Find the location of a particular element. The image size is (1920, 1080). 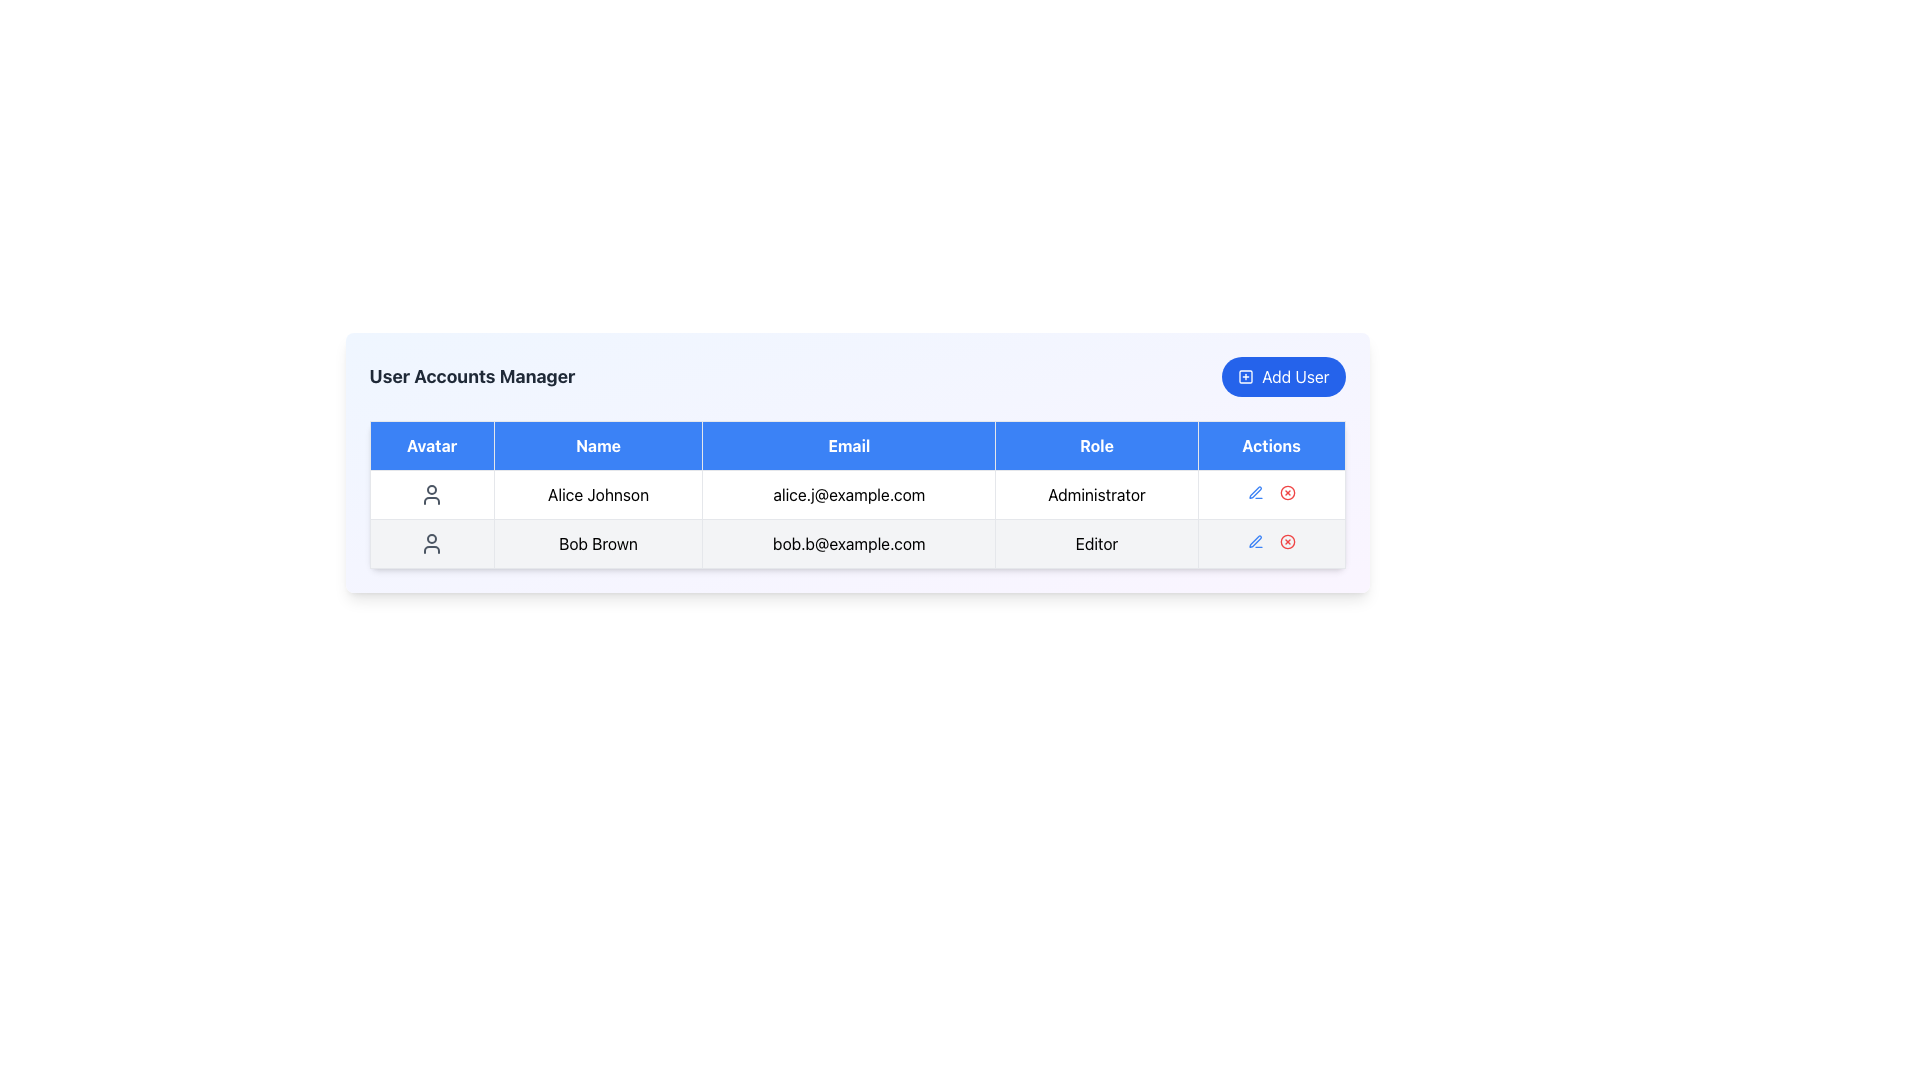

the rounded square icon located at the center of the 'Add User' button in the top-right corner of the user table component is located at coordinates (1245, 377).